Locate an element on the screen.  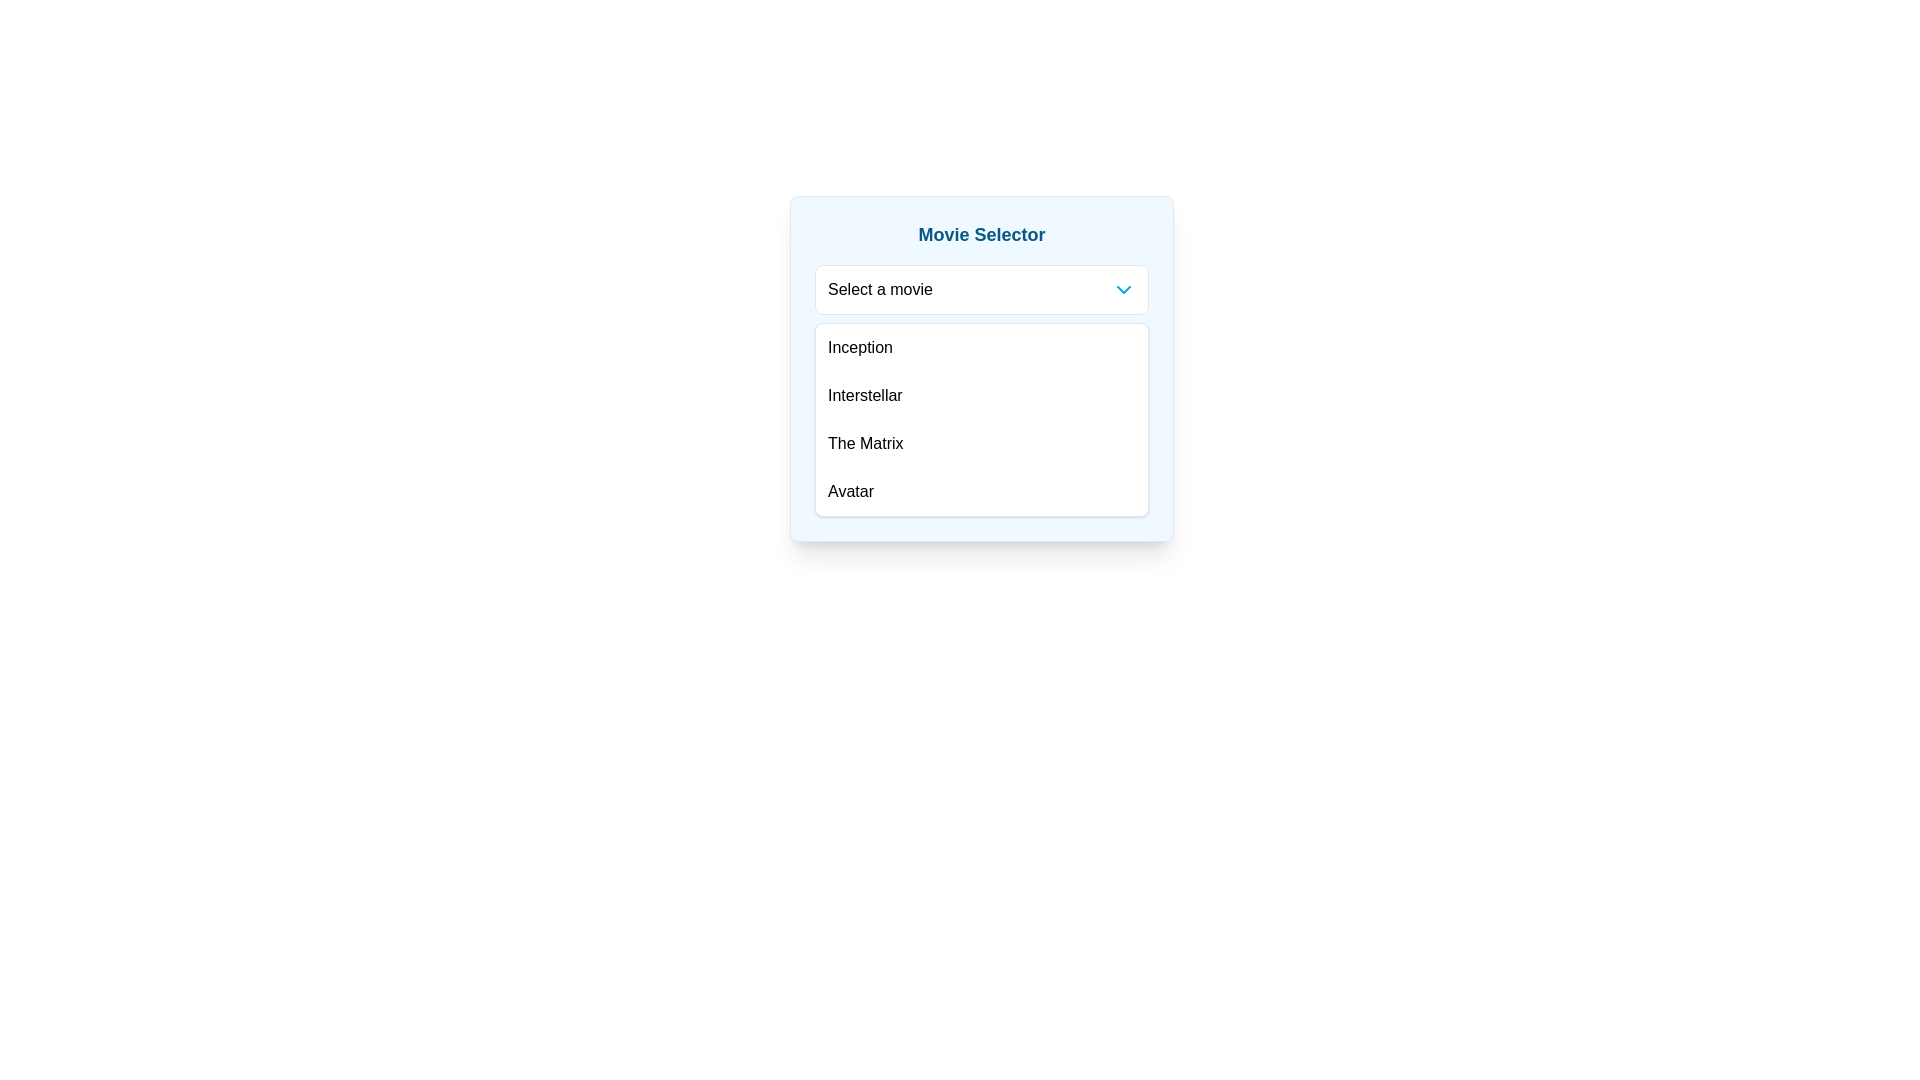
the 'Interstellar' text label in the drop-down menu is located at coordinates (865, 396).